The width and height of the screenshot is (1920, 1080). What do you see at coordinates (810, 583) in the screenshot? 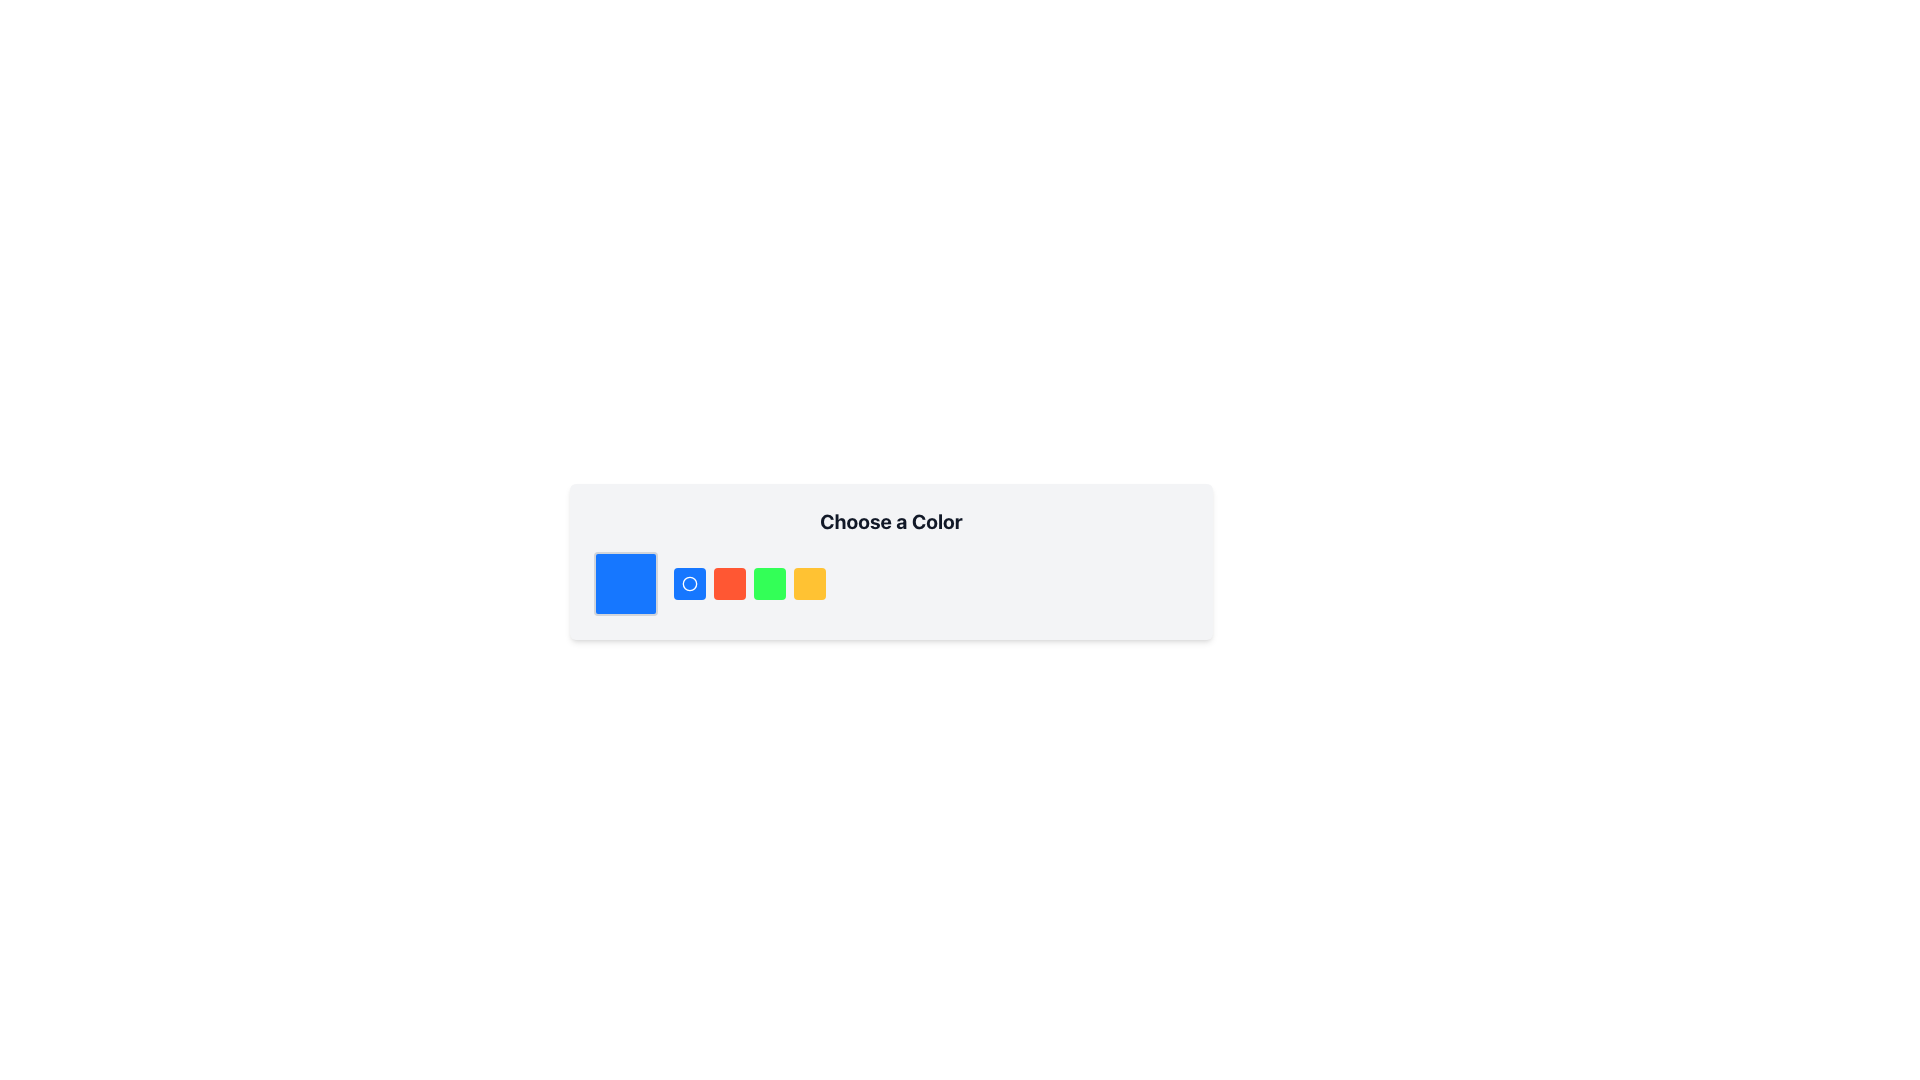
I see `the last button in a horizontal group of five buttons` at bounding box center [810, 583].